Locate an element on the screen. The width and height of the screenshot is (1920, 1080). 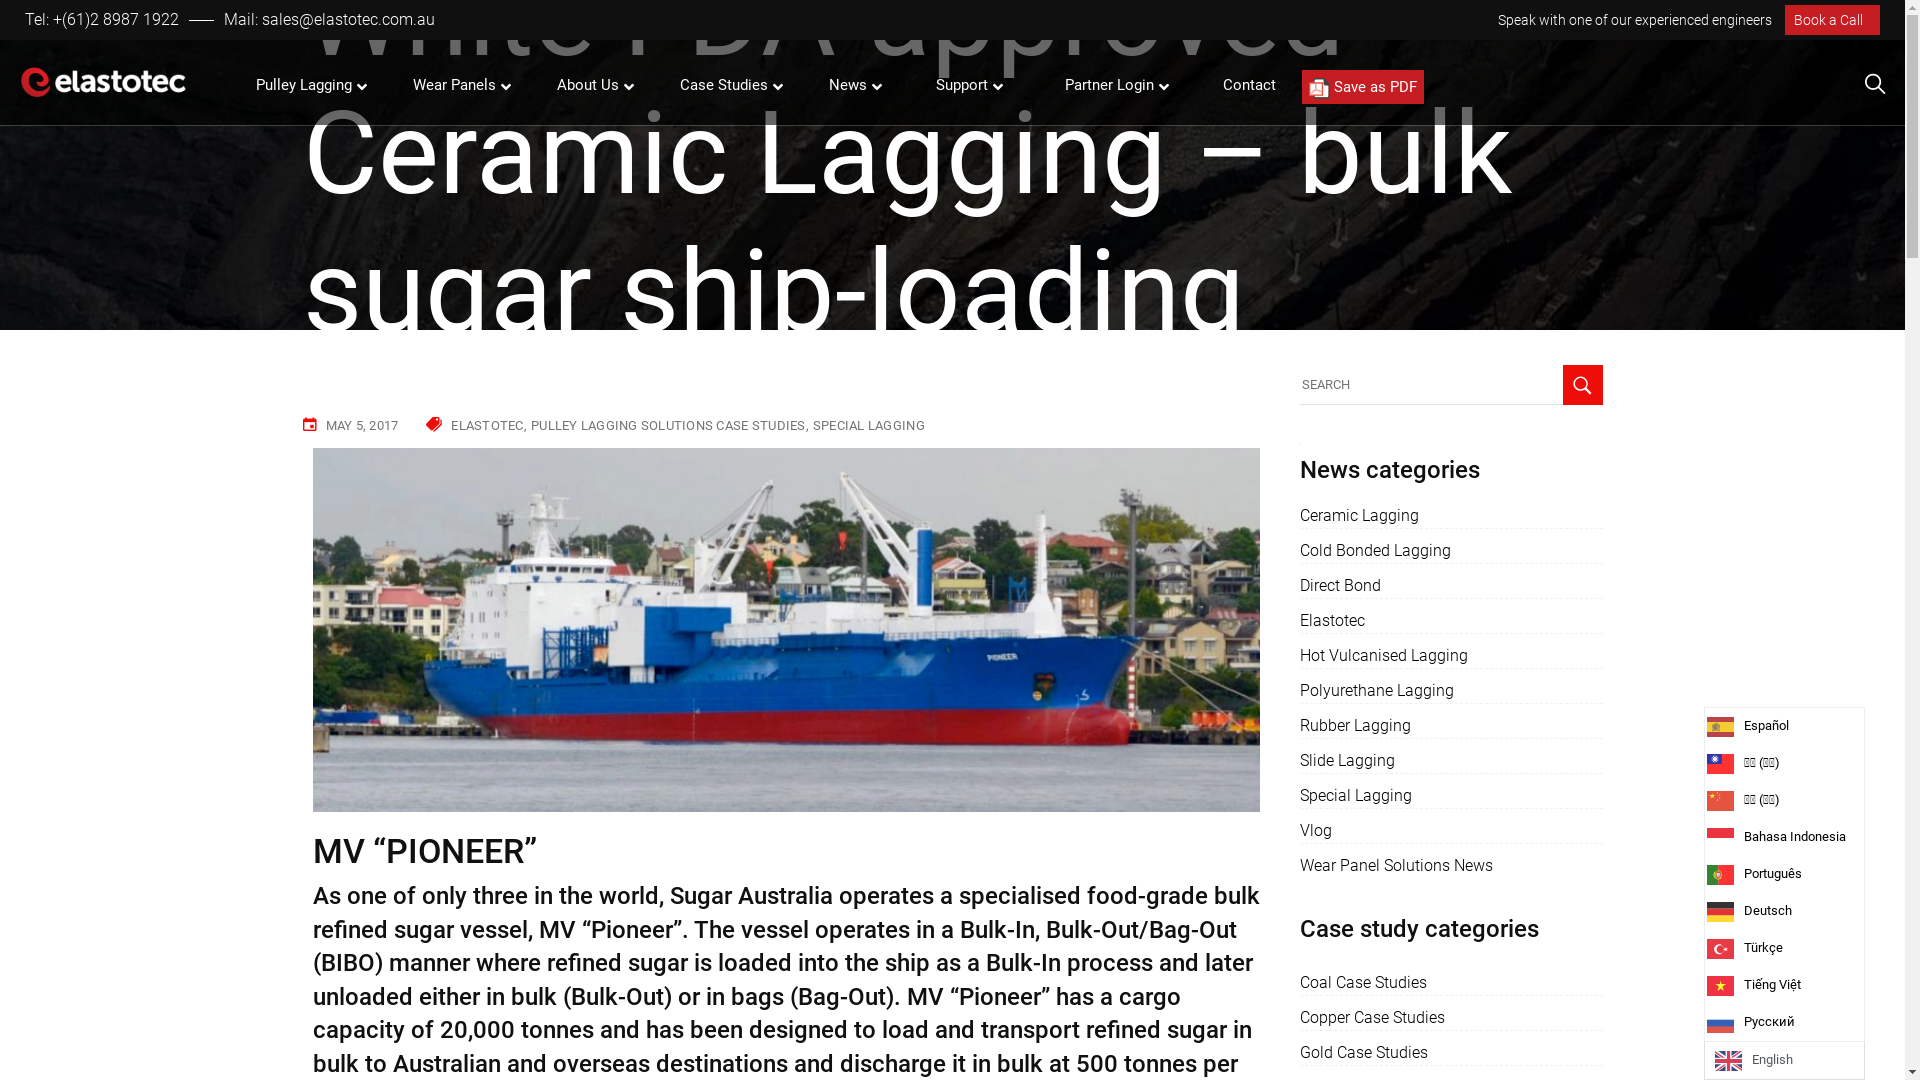
'Contact' is located at coordinates (1248, 84).